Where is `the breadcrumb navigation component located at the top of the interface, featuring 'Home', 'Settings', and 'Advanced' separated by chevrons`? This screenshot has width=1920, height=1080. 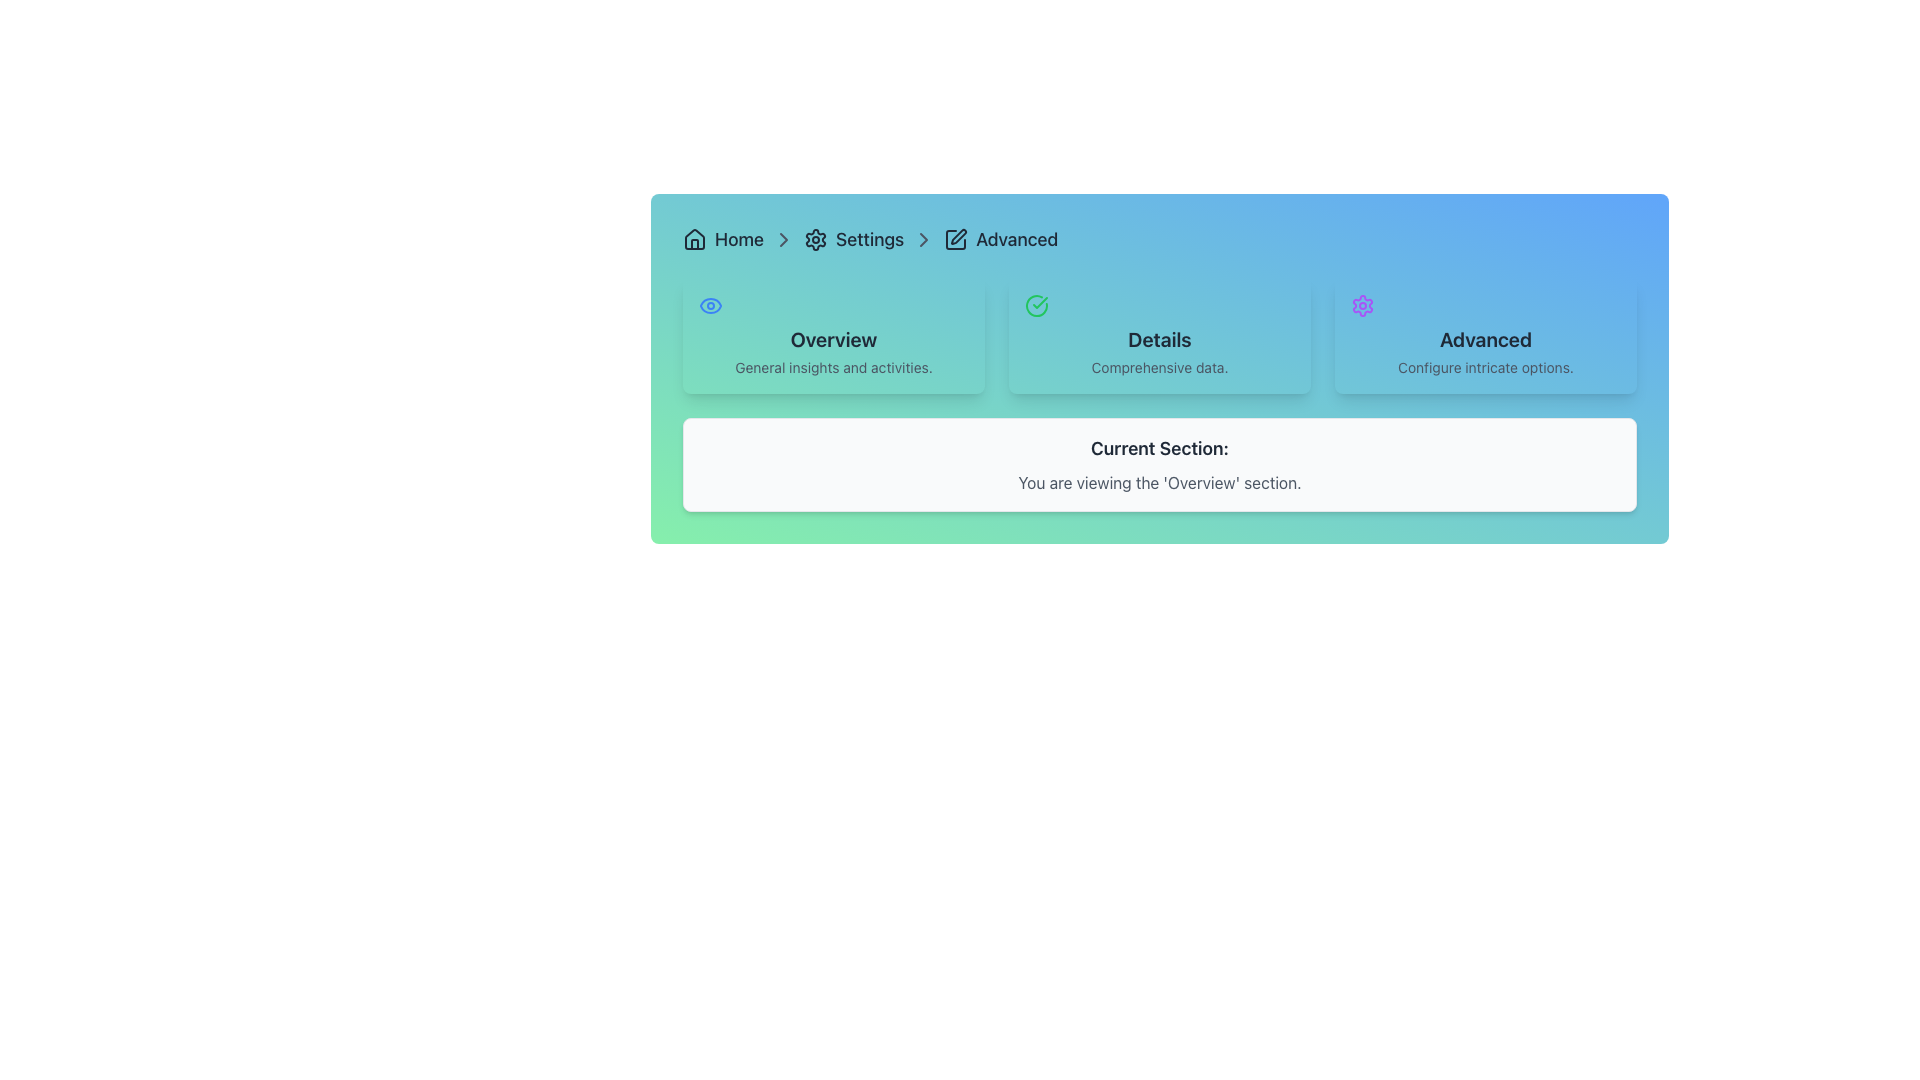 the breadcrumb navigation component located at the top of the interface, featuring 'Home', 'Settings', and 'Advanced' separated by chevrons is located at coordinates (1160, 238).